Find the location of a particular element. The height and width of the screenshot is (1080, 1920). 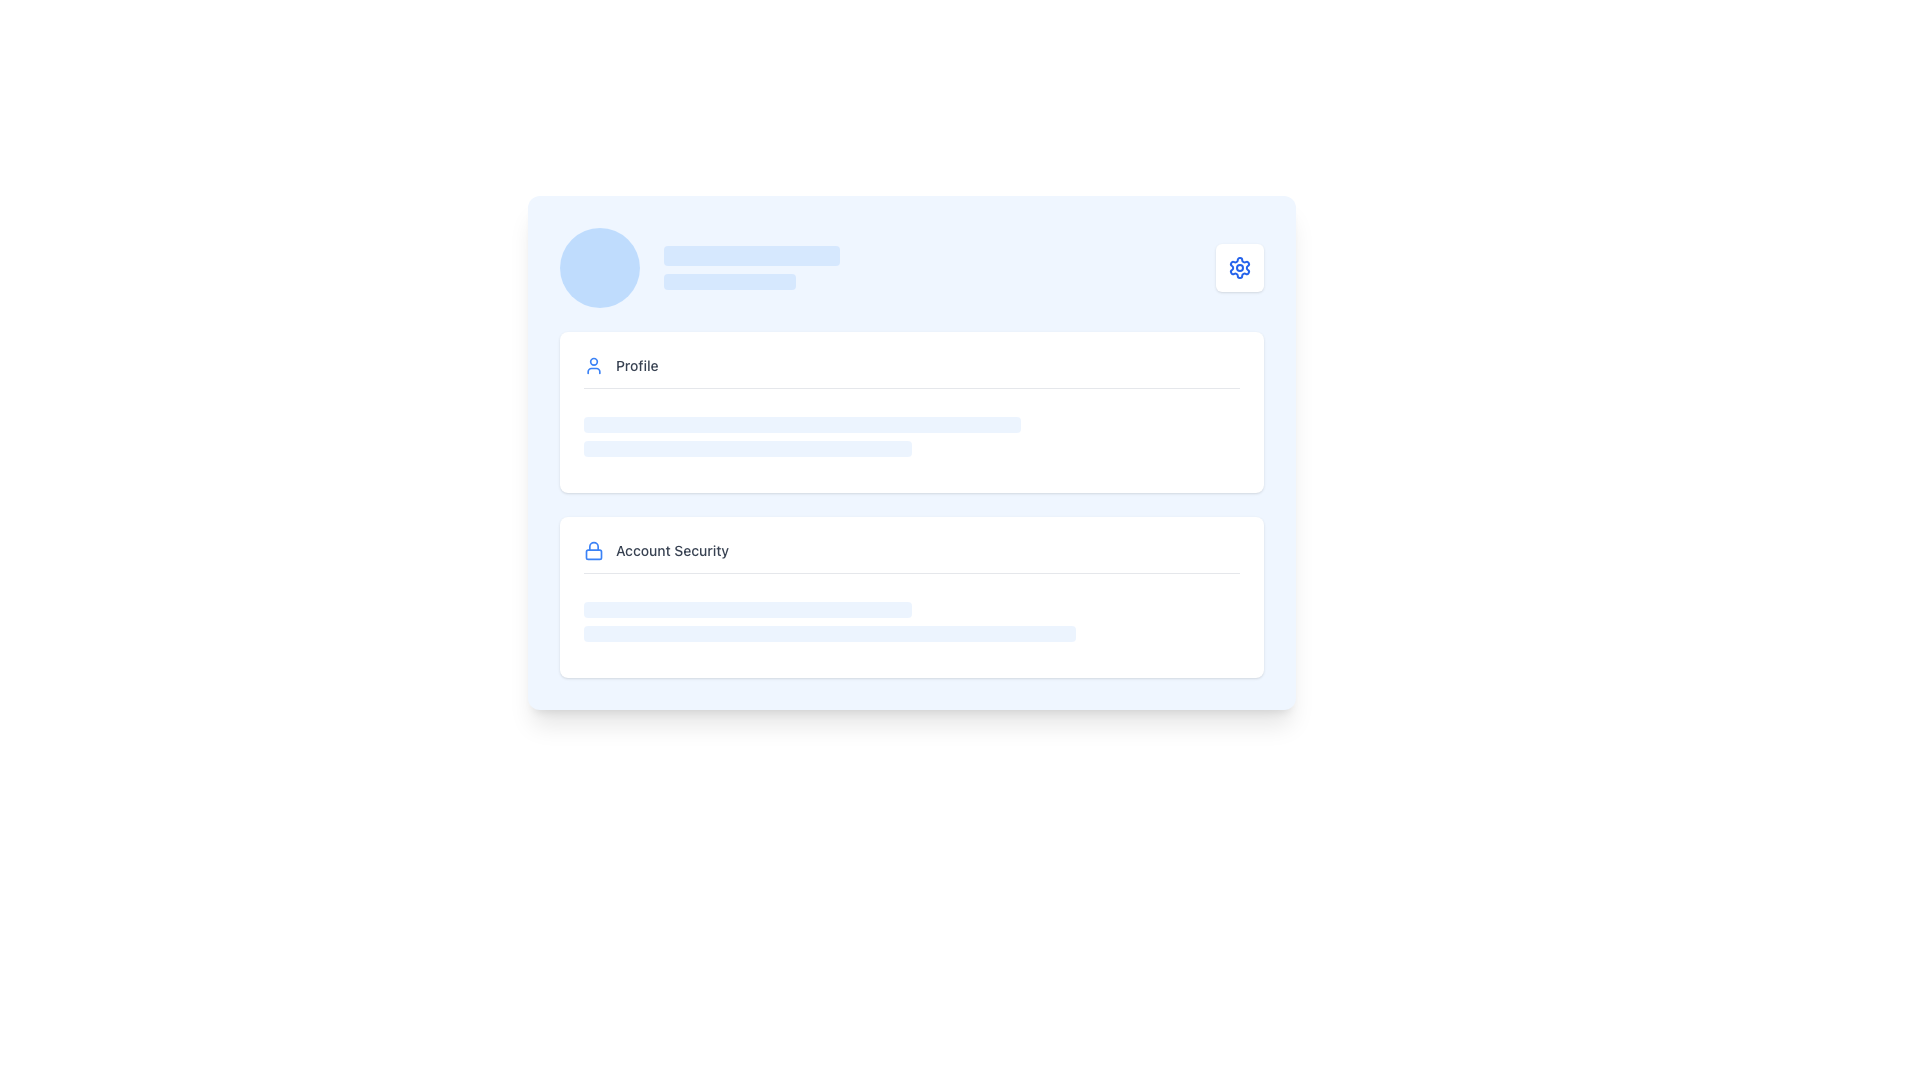

the blue user icon represented as a circular-head figure with shoulders, located at the leftmost side of the 'Profile' section is located at coordinates (593, 366).